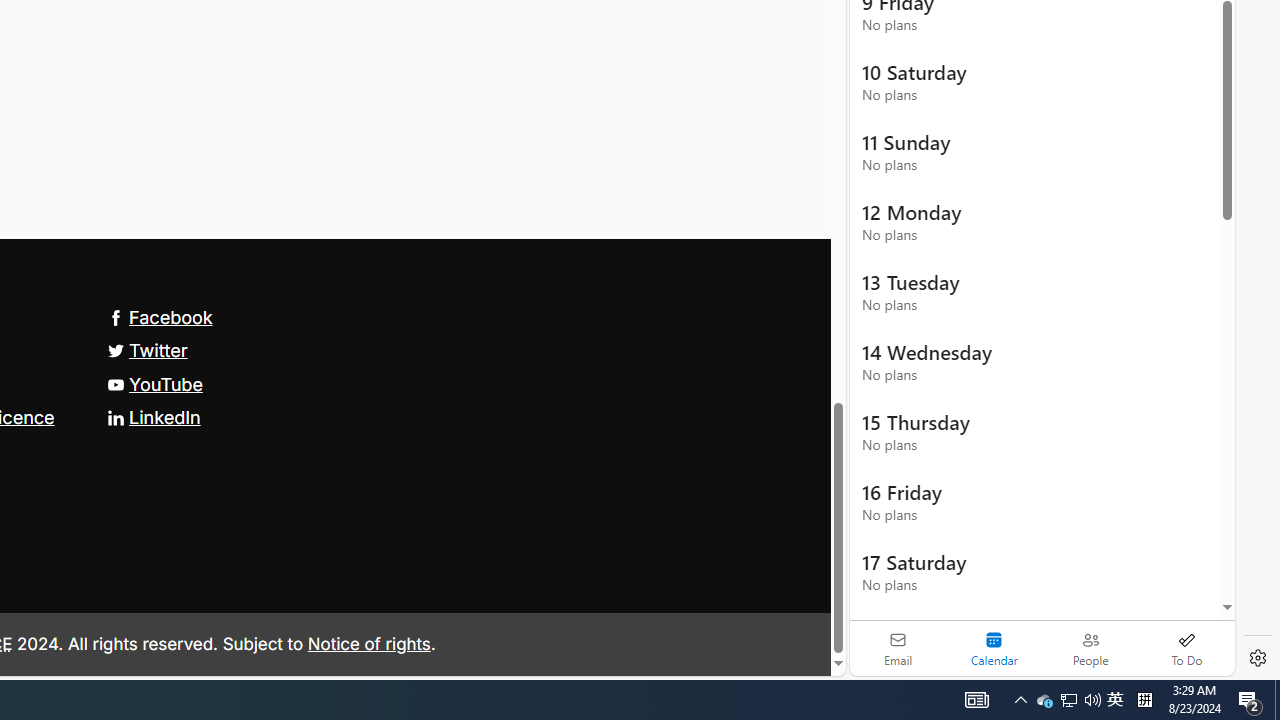 The image size is (1280, 720). Describe the element at coordinates (158, 316) in the screenshot. I see `'Facebook'` at that location.